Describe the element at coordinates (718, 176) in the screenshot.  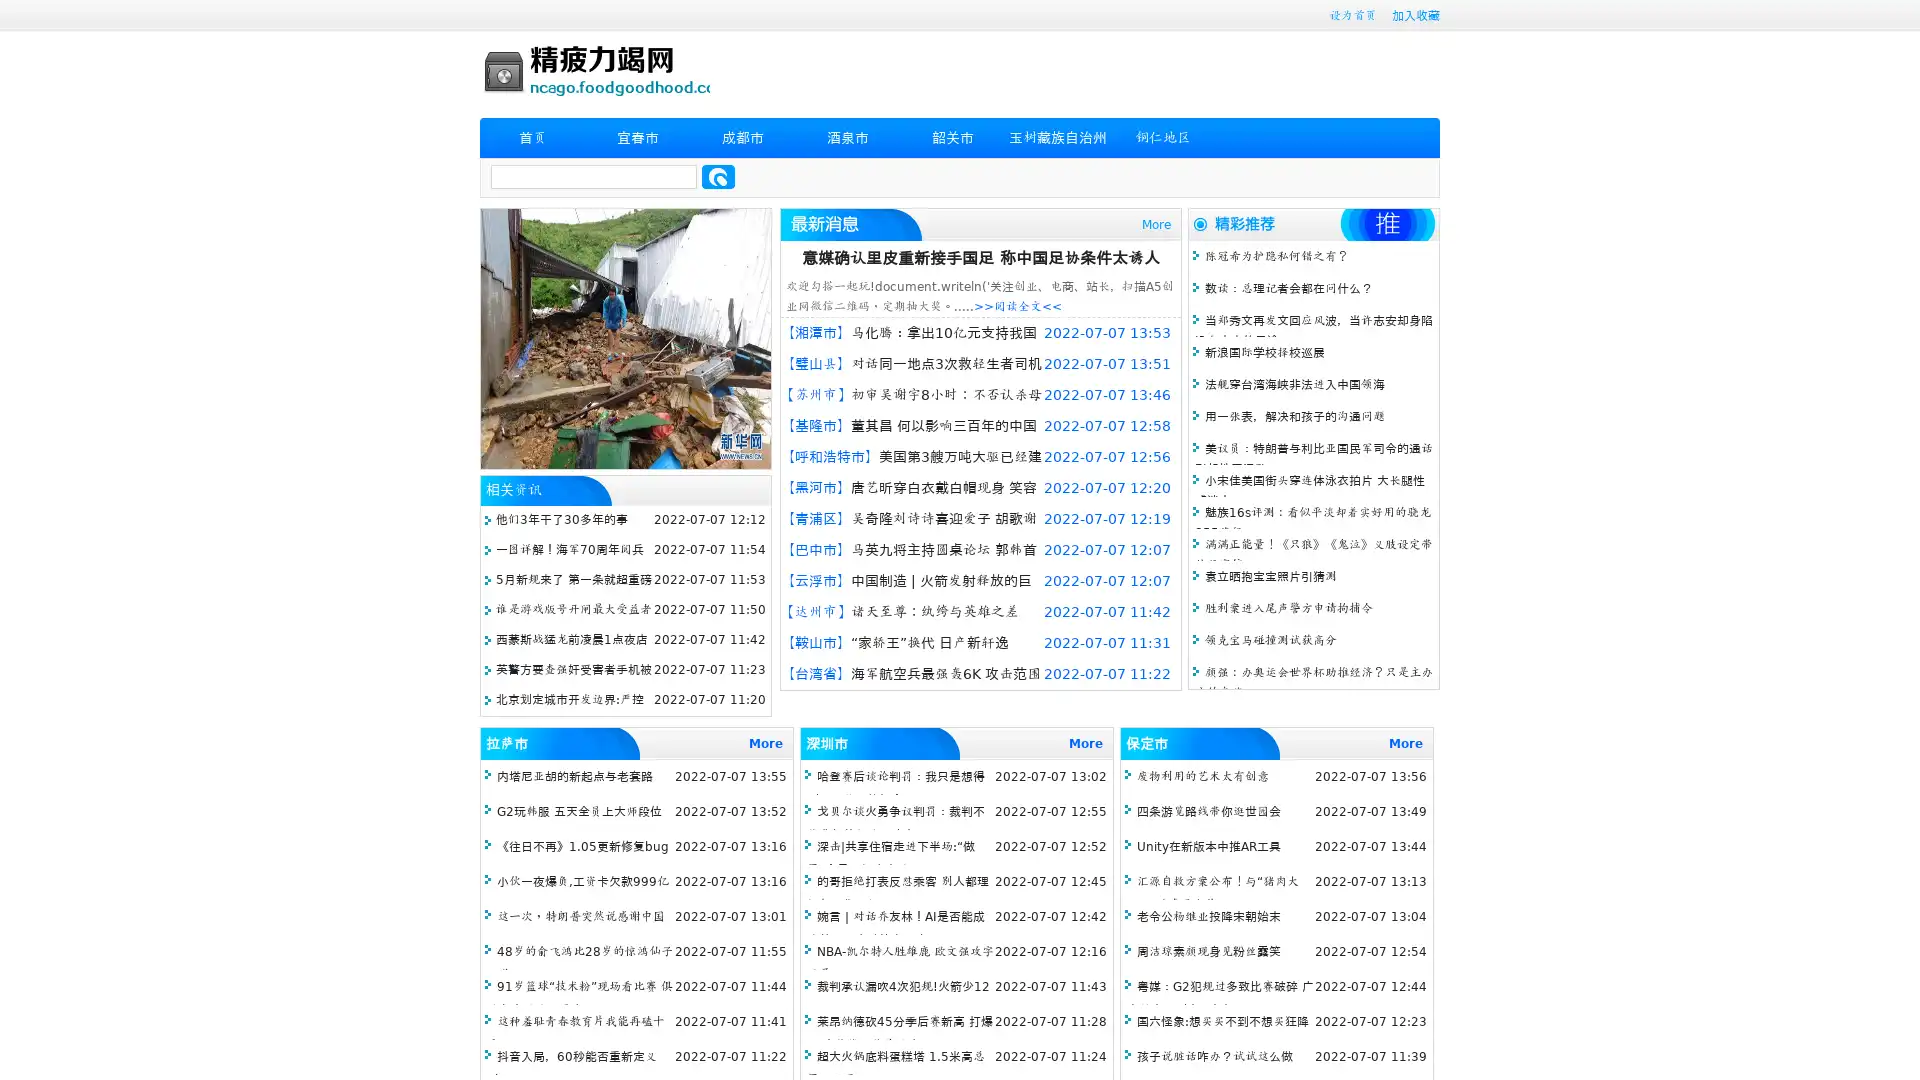
I see `Search` at that location.